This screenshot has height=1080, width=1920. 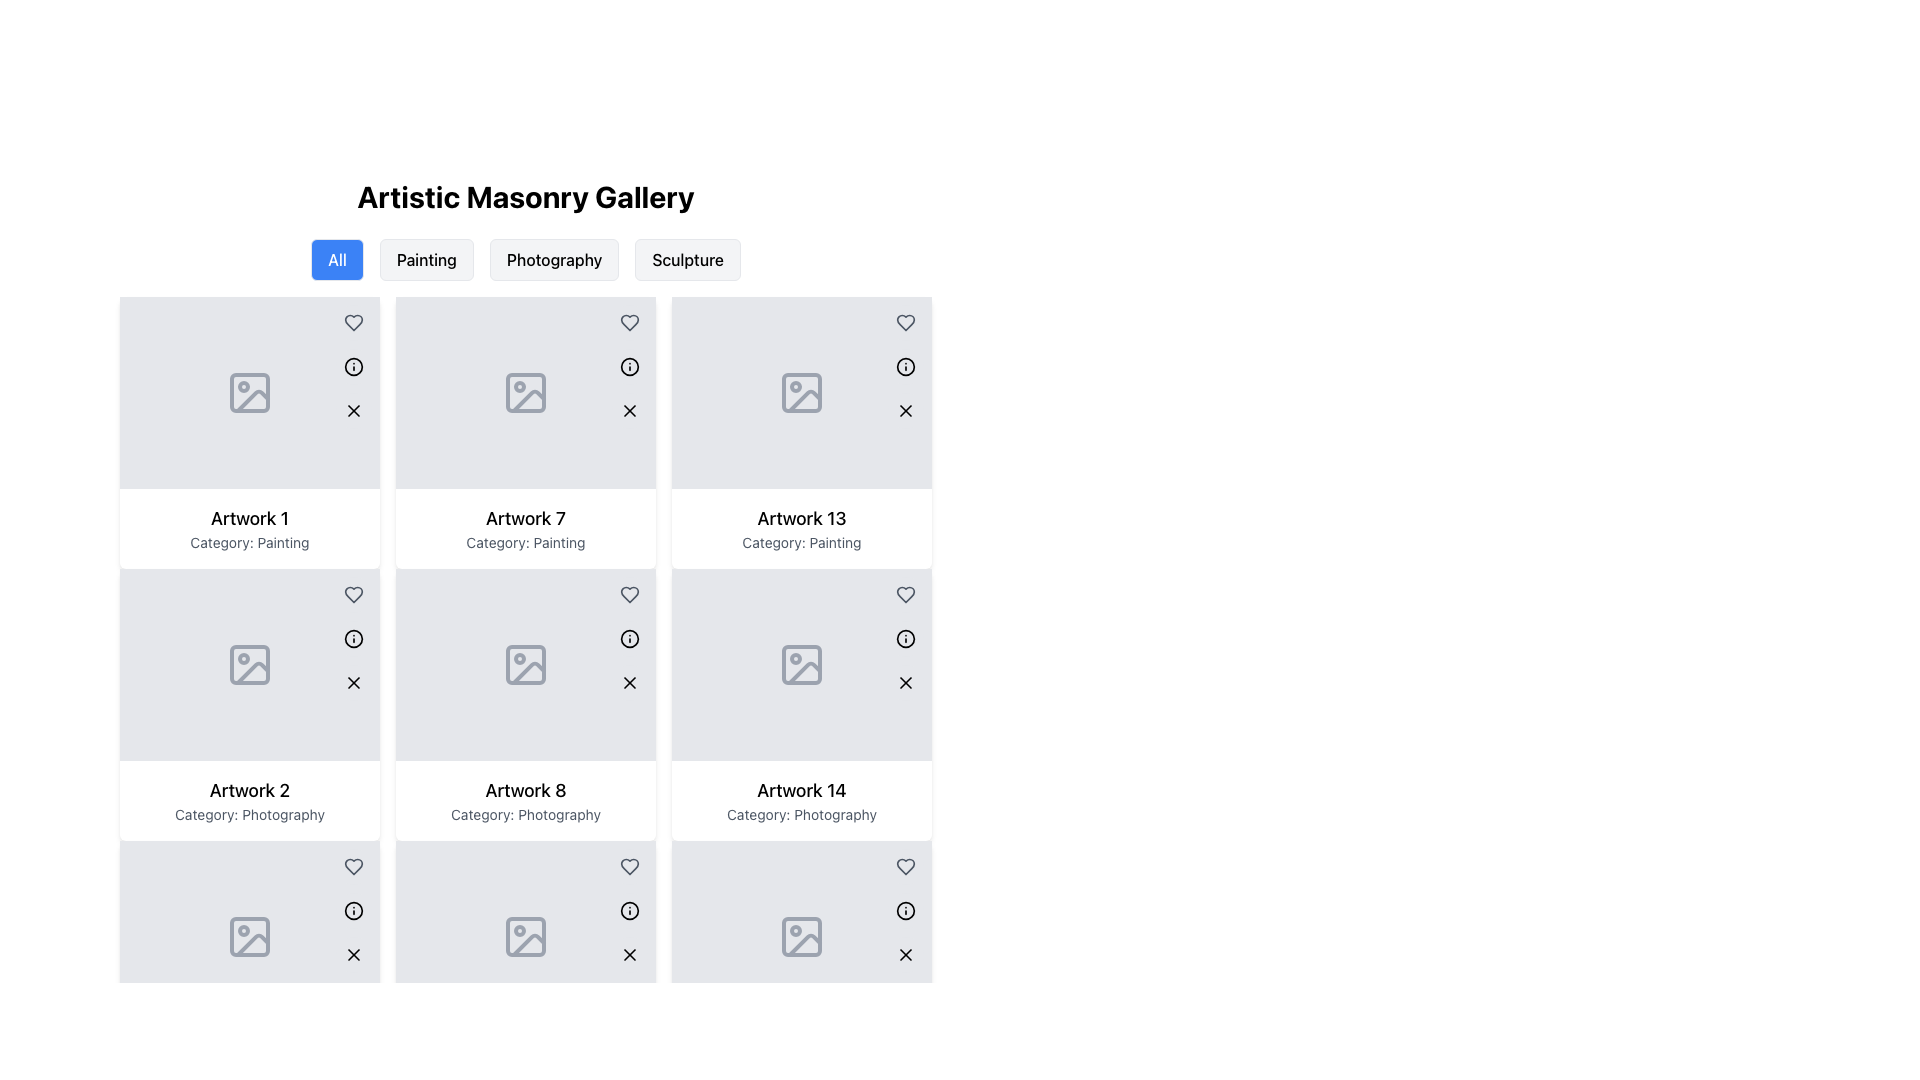 I want to click on the close or remove button located in the bottom-right corner of the card for 'Artwork 2', so click(x=354, y=954).